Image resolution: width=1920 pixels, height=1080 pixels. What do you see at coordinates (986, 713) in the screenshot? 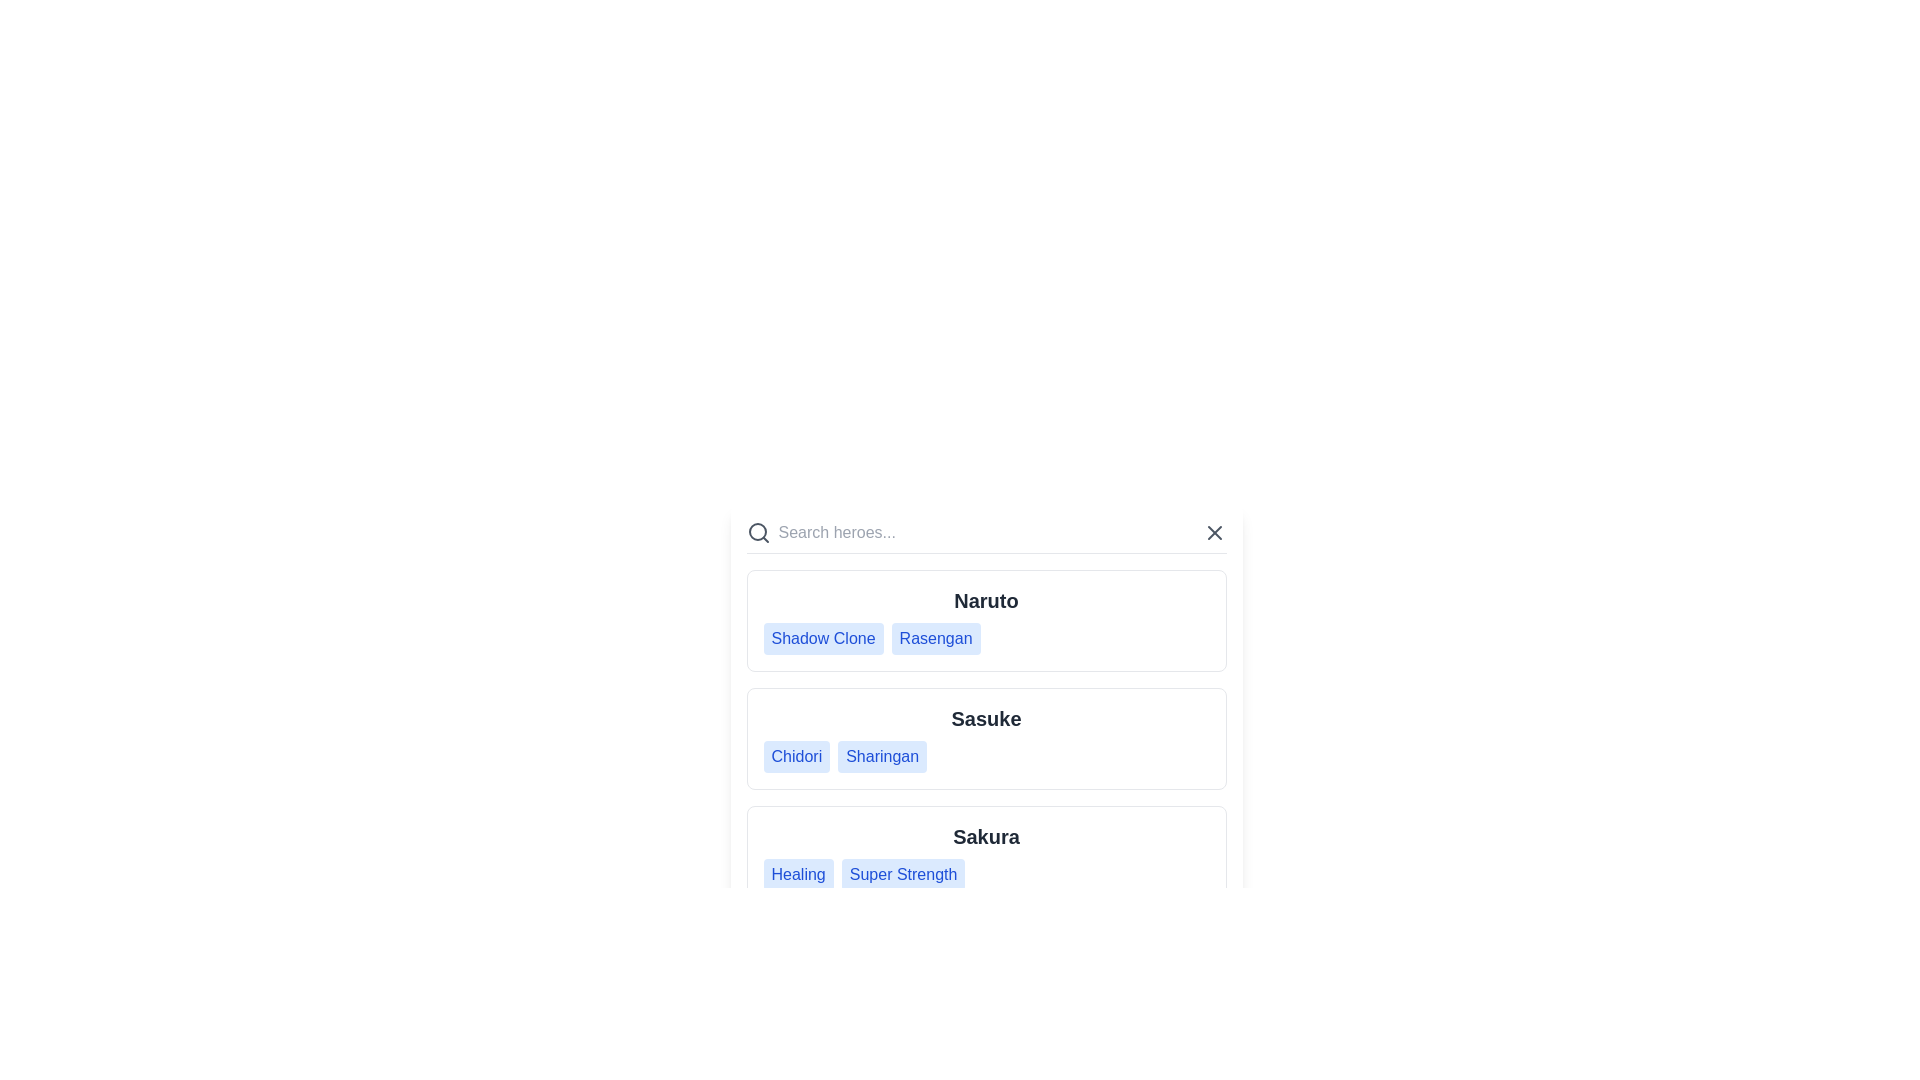
I see `the Card element displaying content for the hero 'Sasuke', which is positioned in the middle section of a vertically stacked list of hero descriptions` at bounding box center [986, 713].